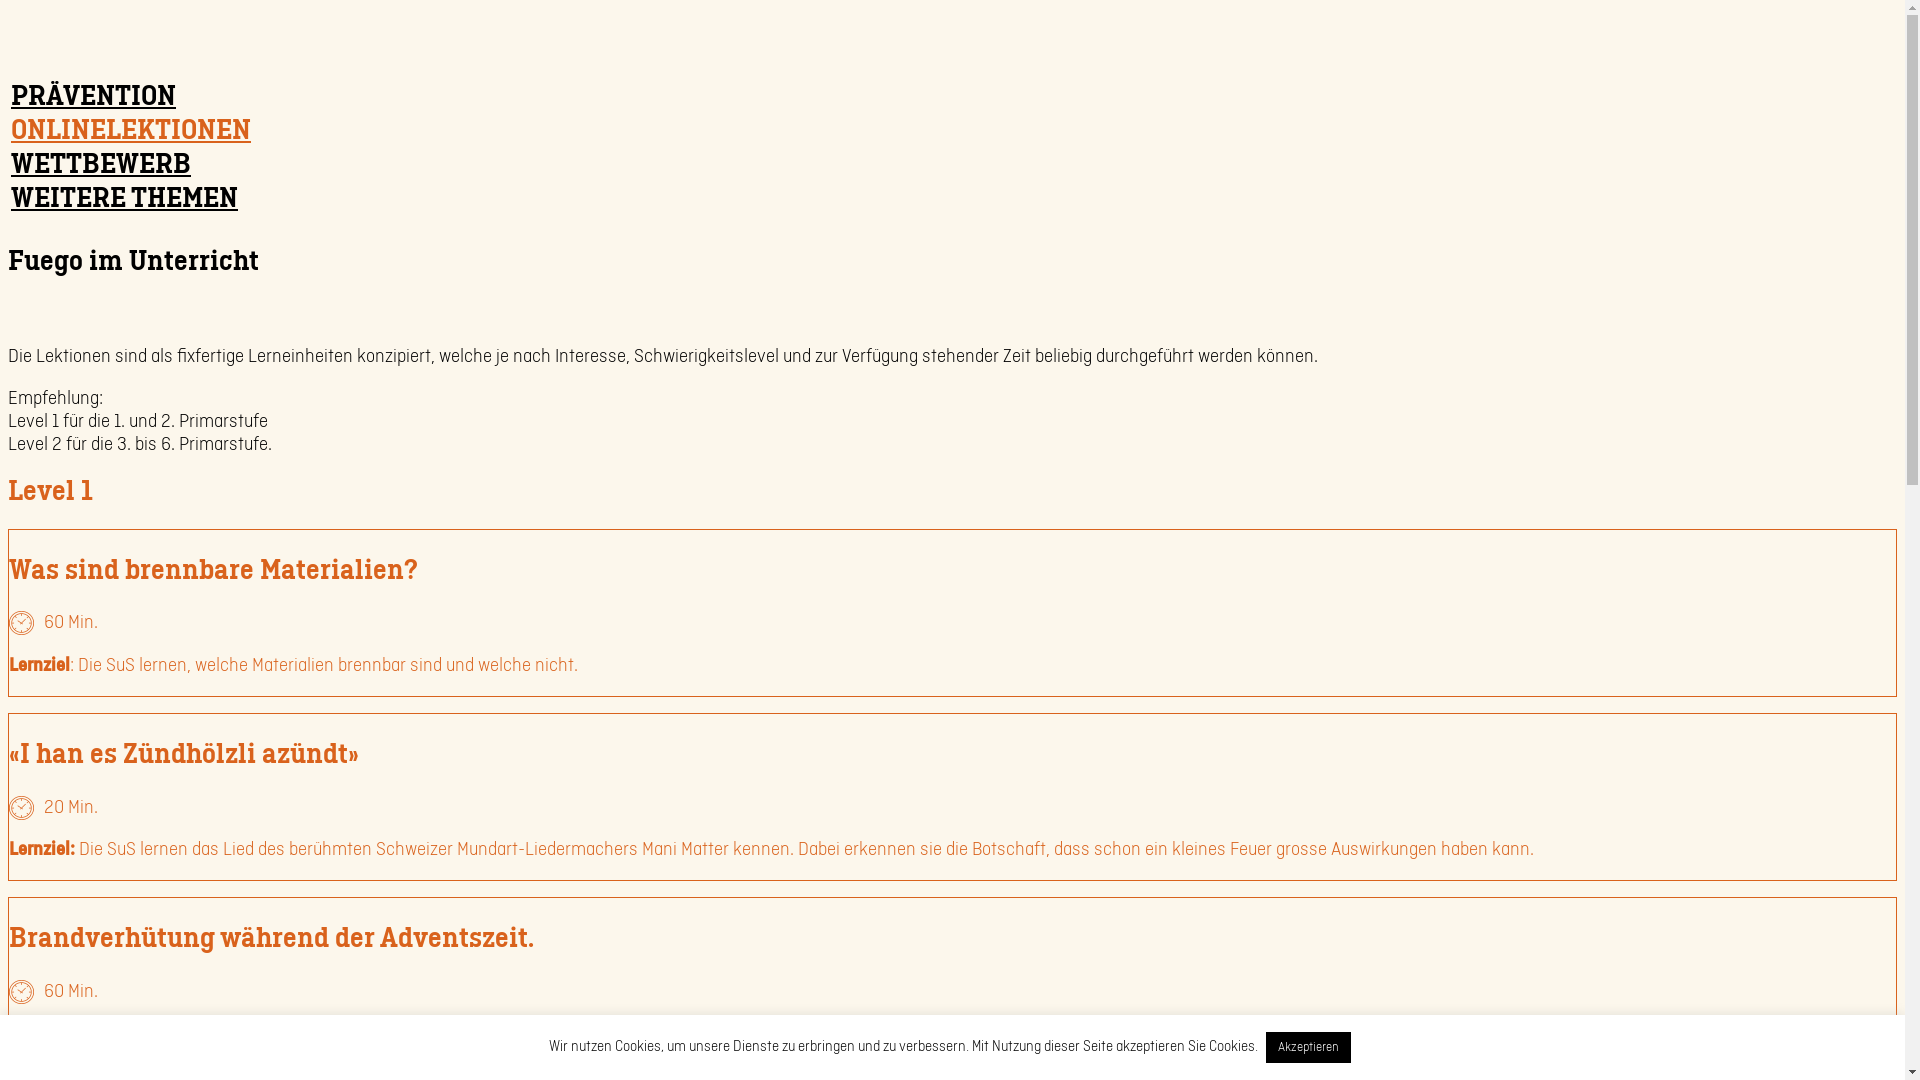 The height and width of the screenshot is (1080, 1920). I want to click on 'Akzeptieren', so click(1265, 1046).